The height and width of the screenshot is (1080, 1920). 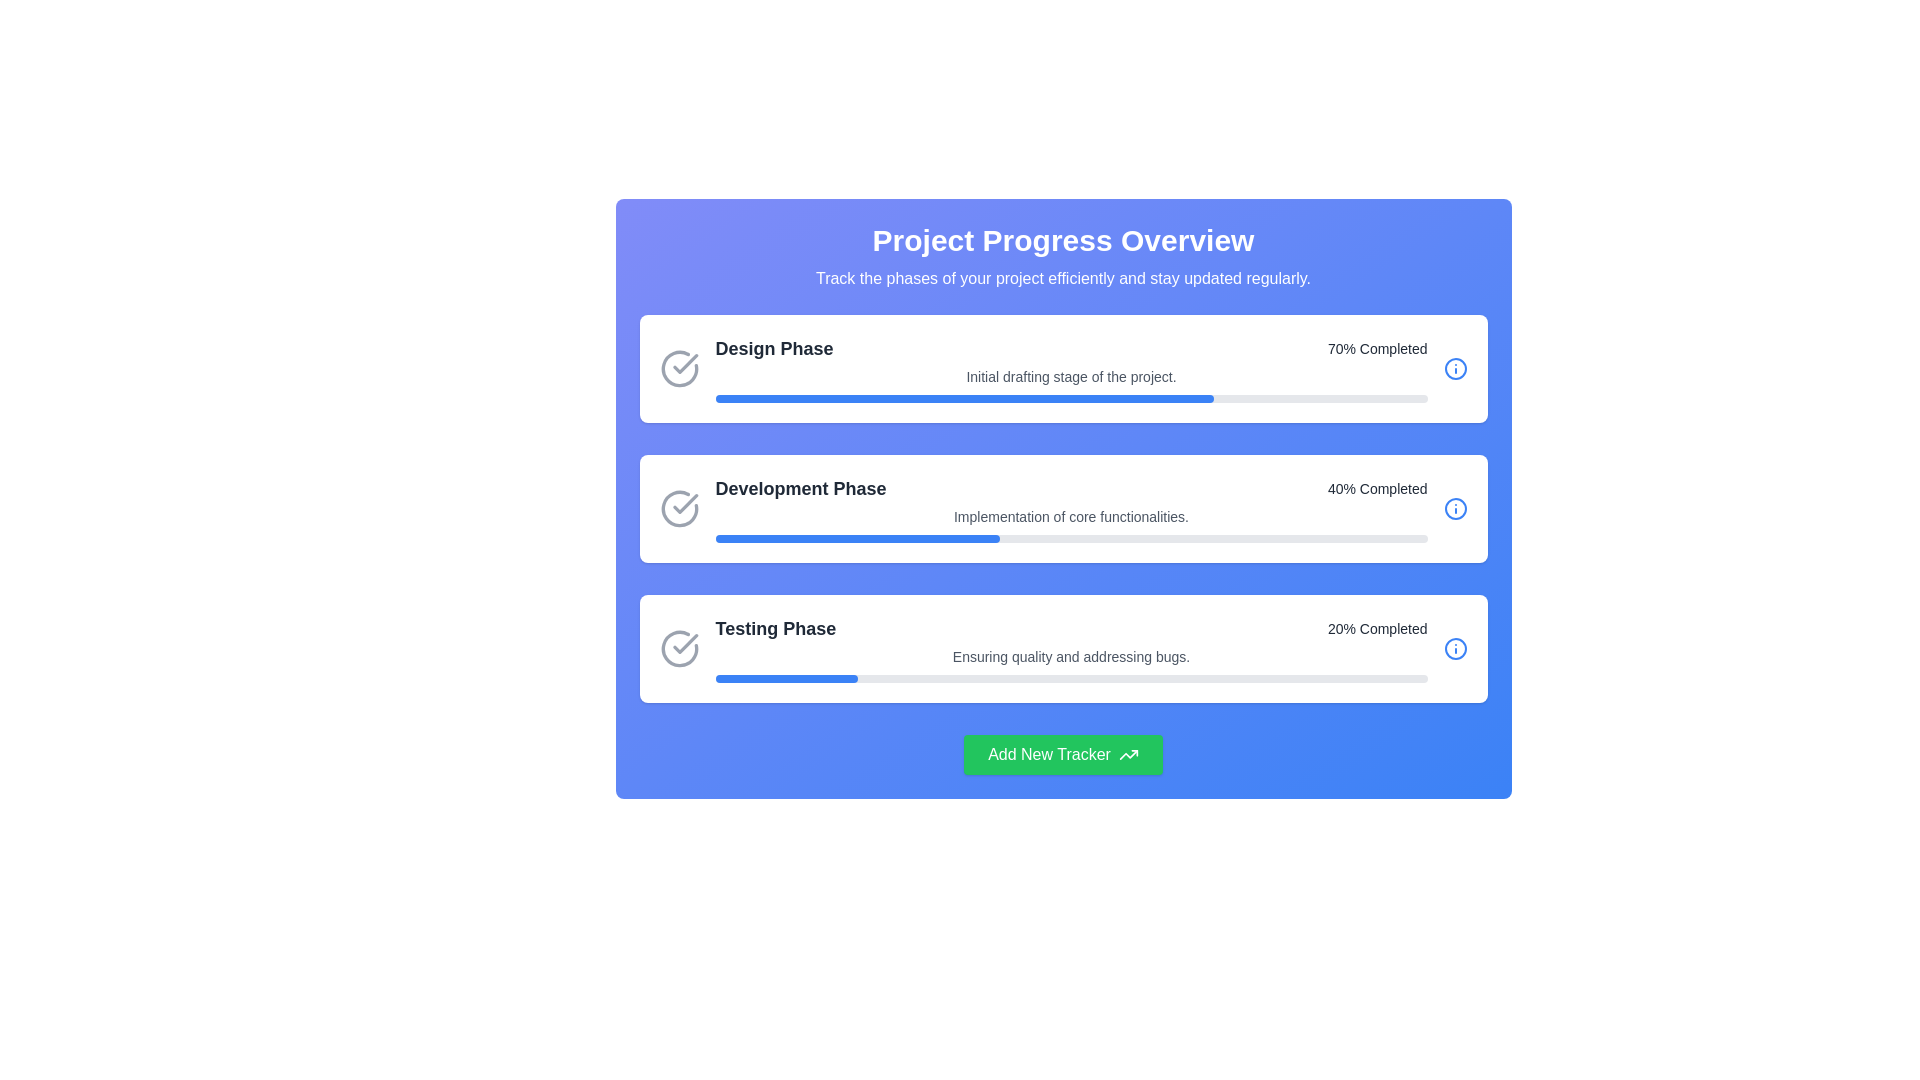 What do you see at coordinates (1070, 677) in the screenshot?
I see `the progress bar located at the bottom of the 'Testing Phase' block, which is gray with a blue fill, positioned below the text 'Ensuring quality and addressing bugs.'` at bounding box center [1070, 677].